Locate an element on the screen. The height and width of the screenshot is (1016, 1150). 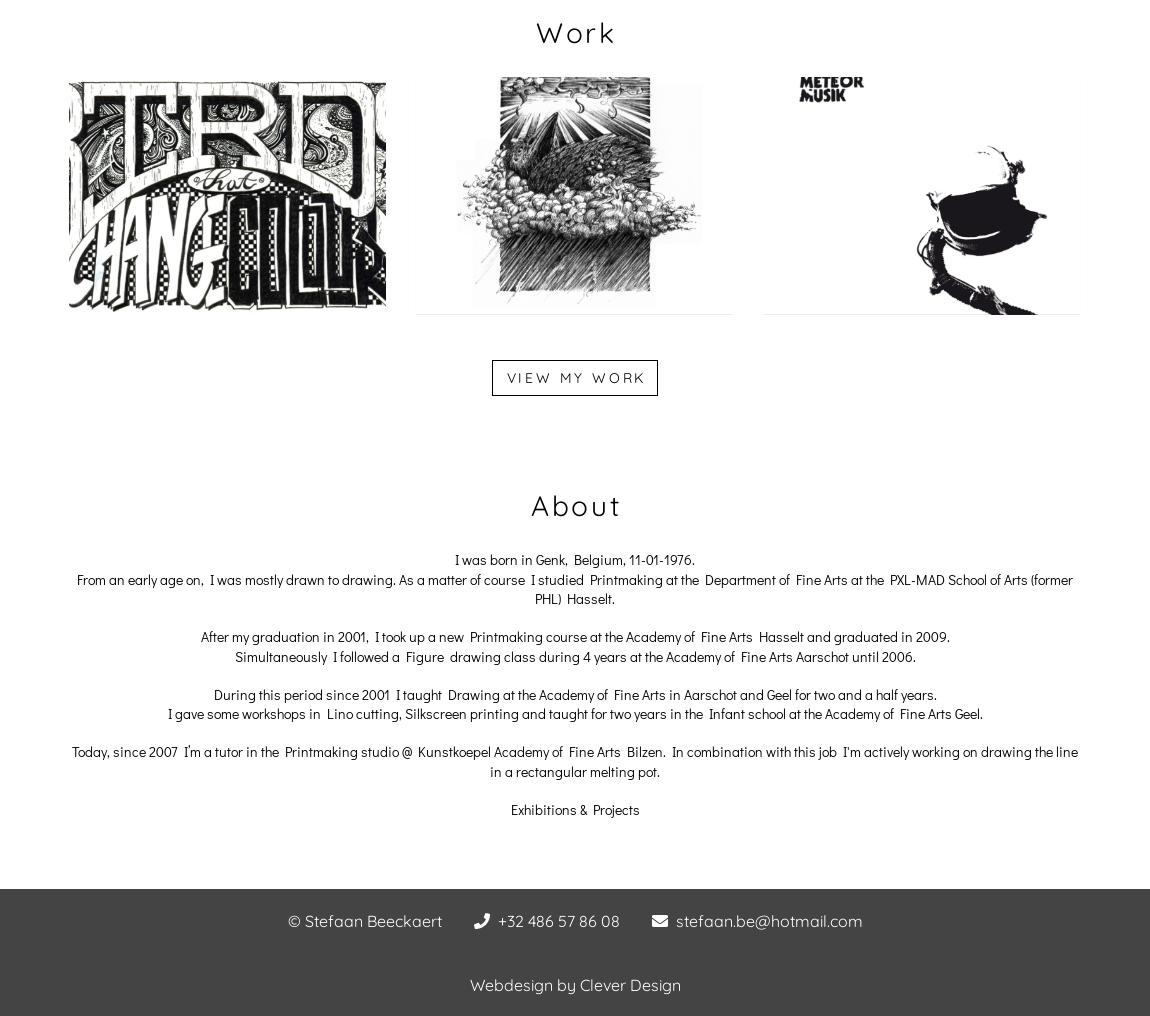
'About' is located at coordinates (575, 504).